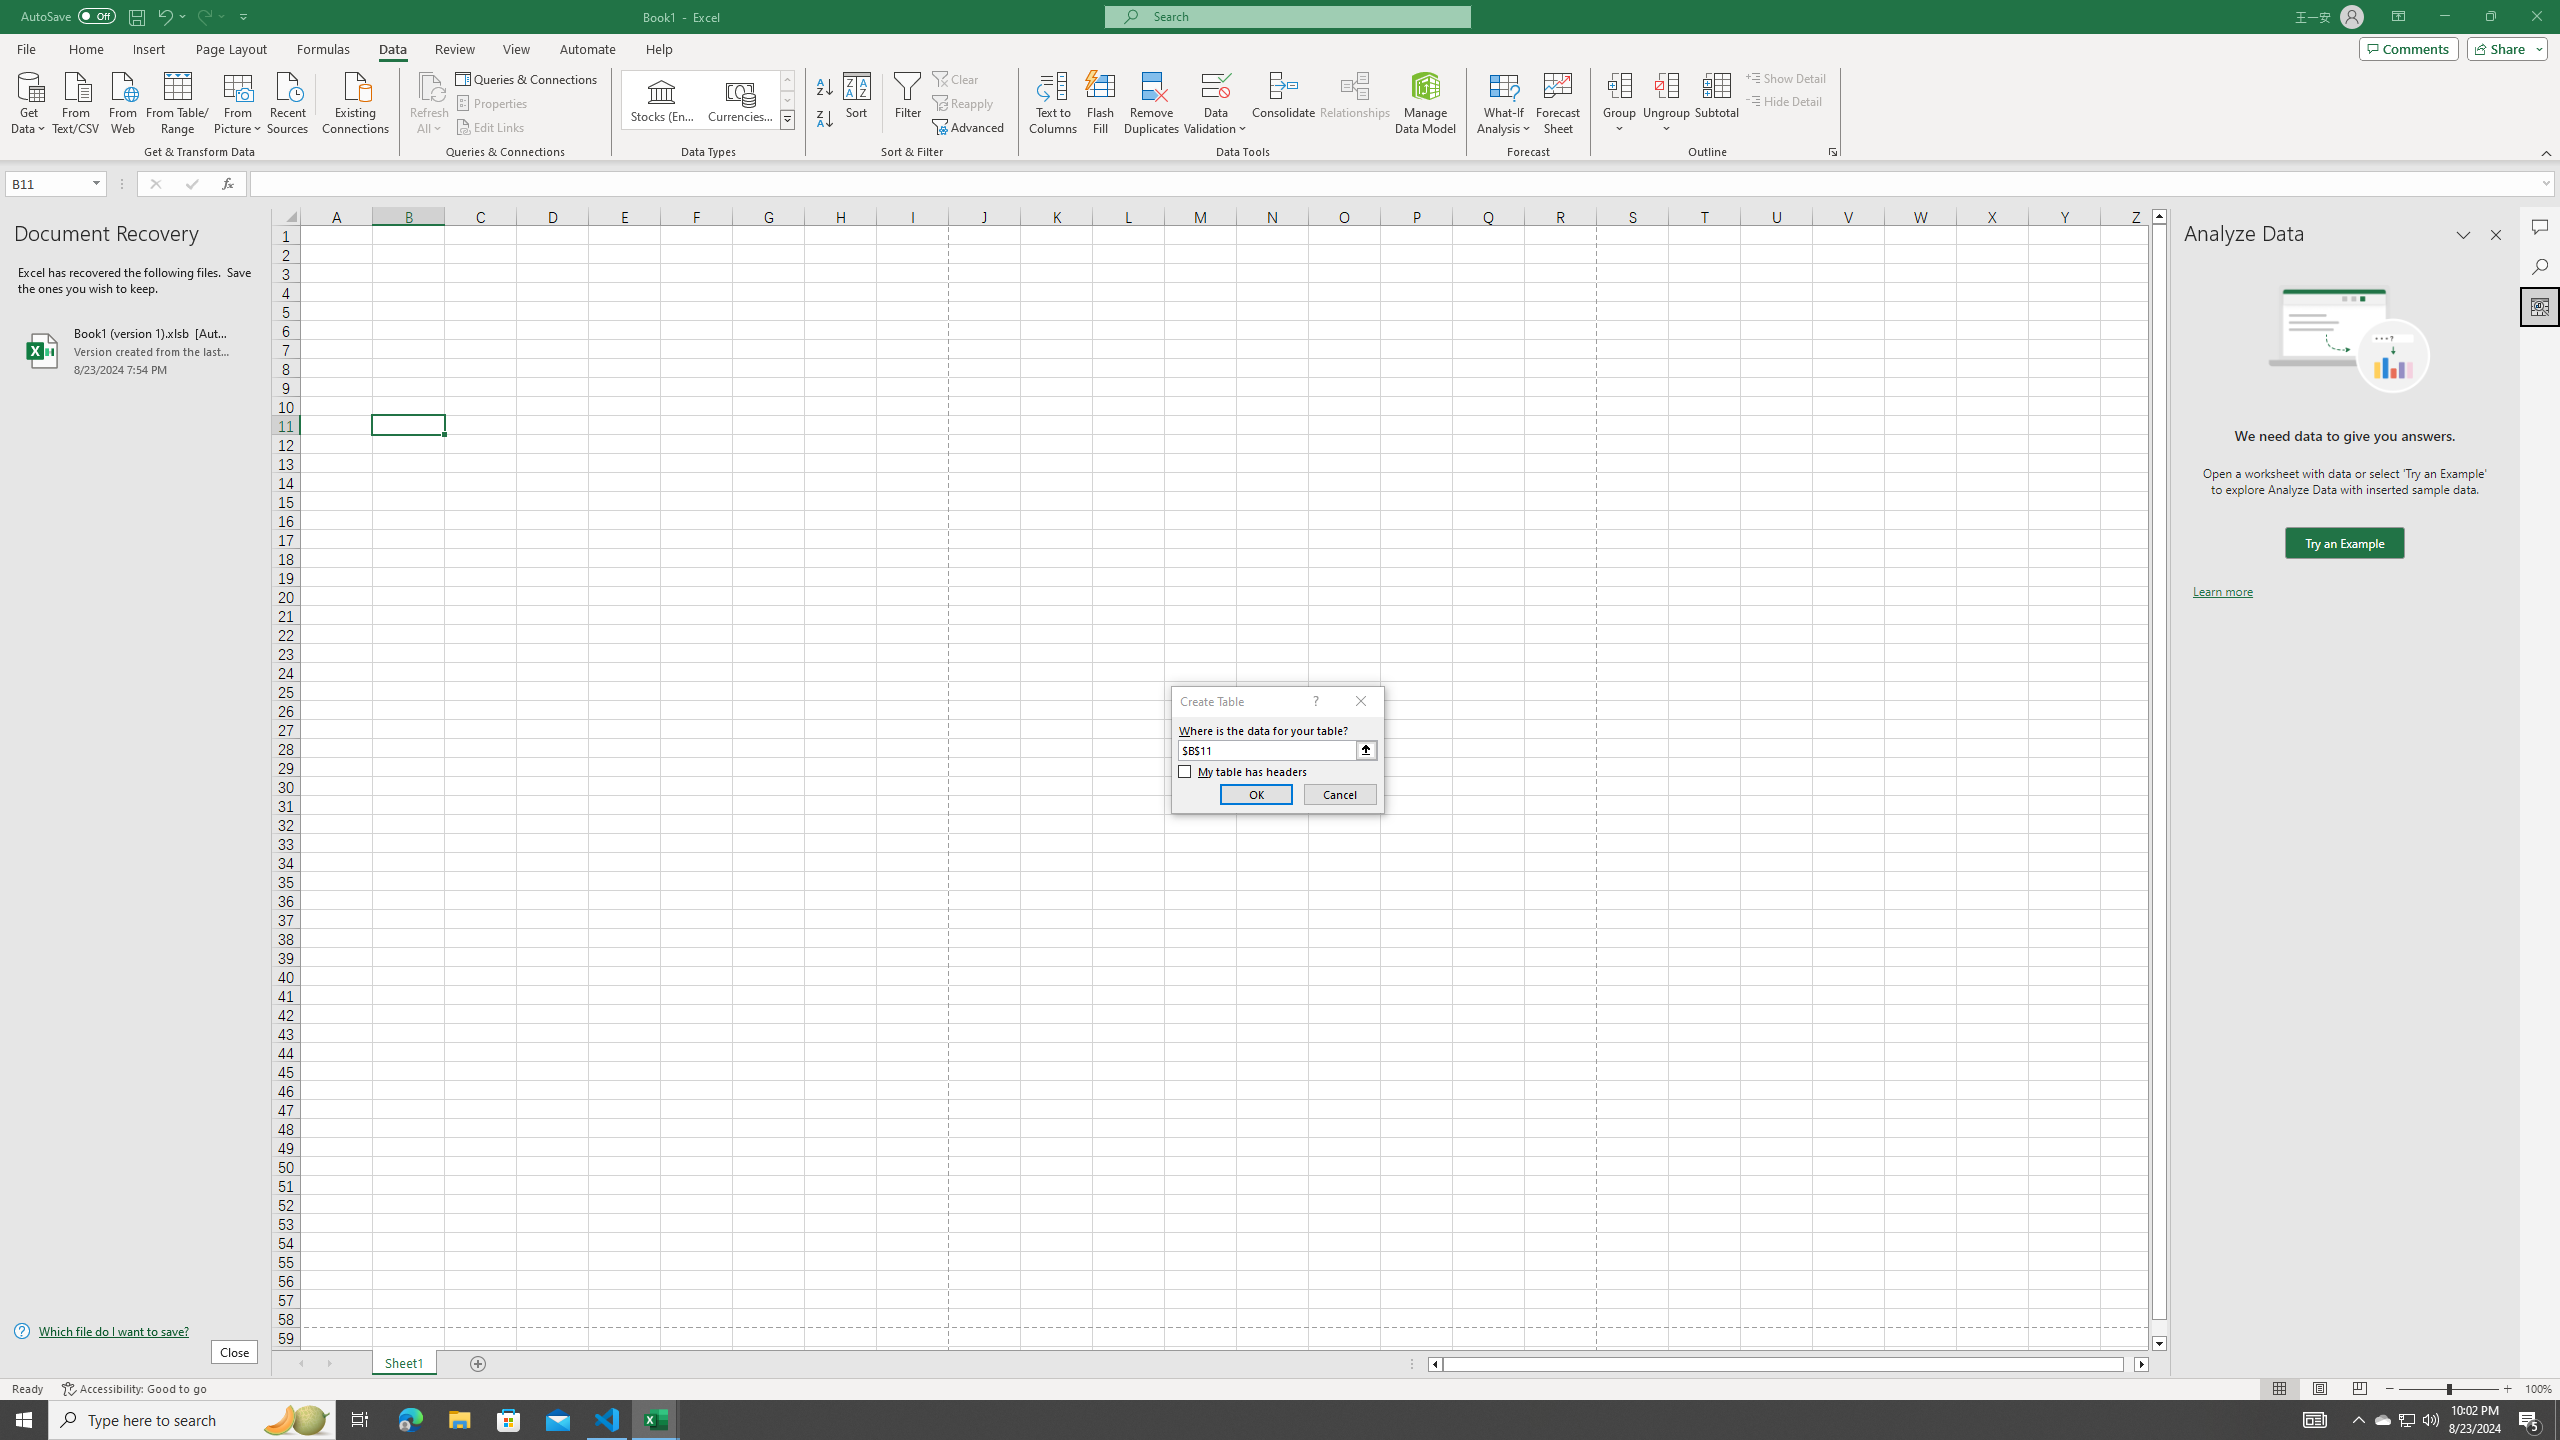 This screenshot has height=1440, width=2560. I want to click on 'Learn more', so click(2222, 590).